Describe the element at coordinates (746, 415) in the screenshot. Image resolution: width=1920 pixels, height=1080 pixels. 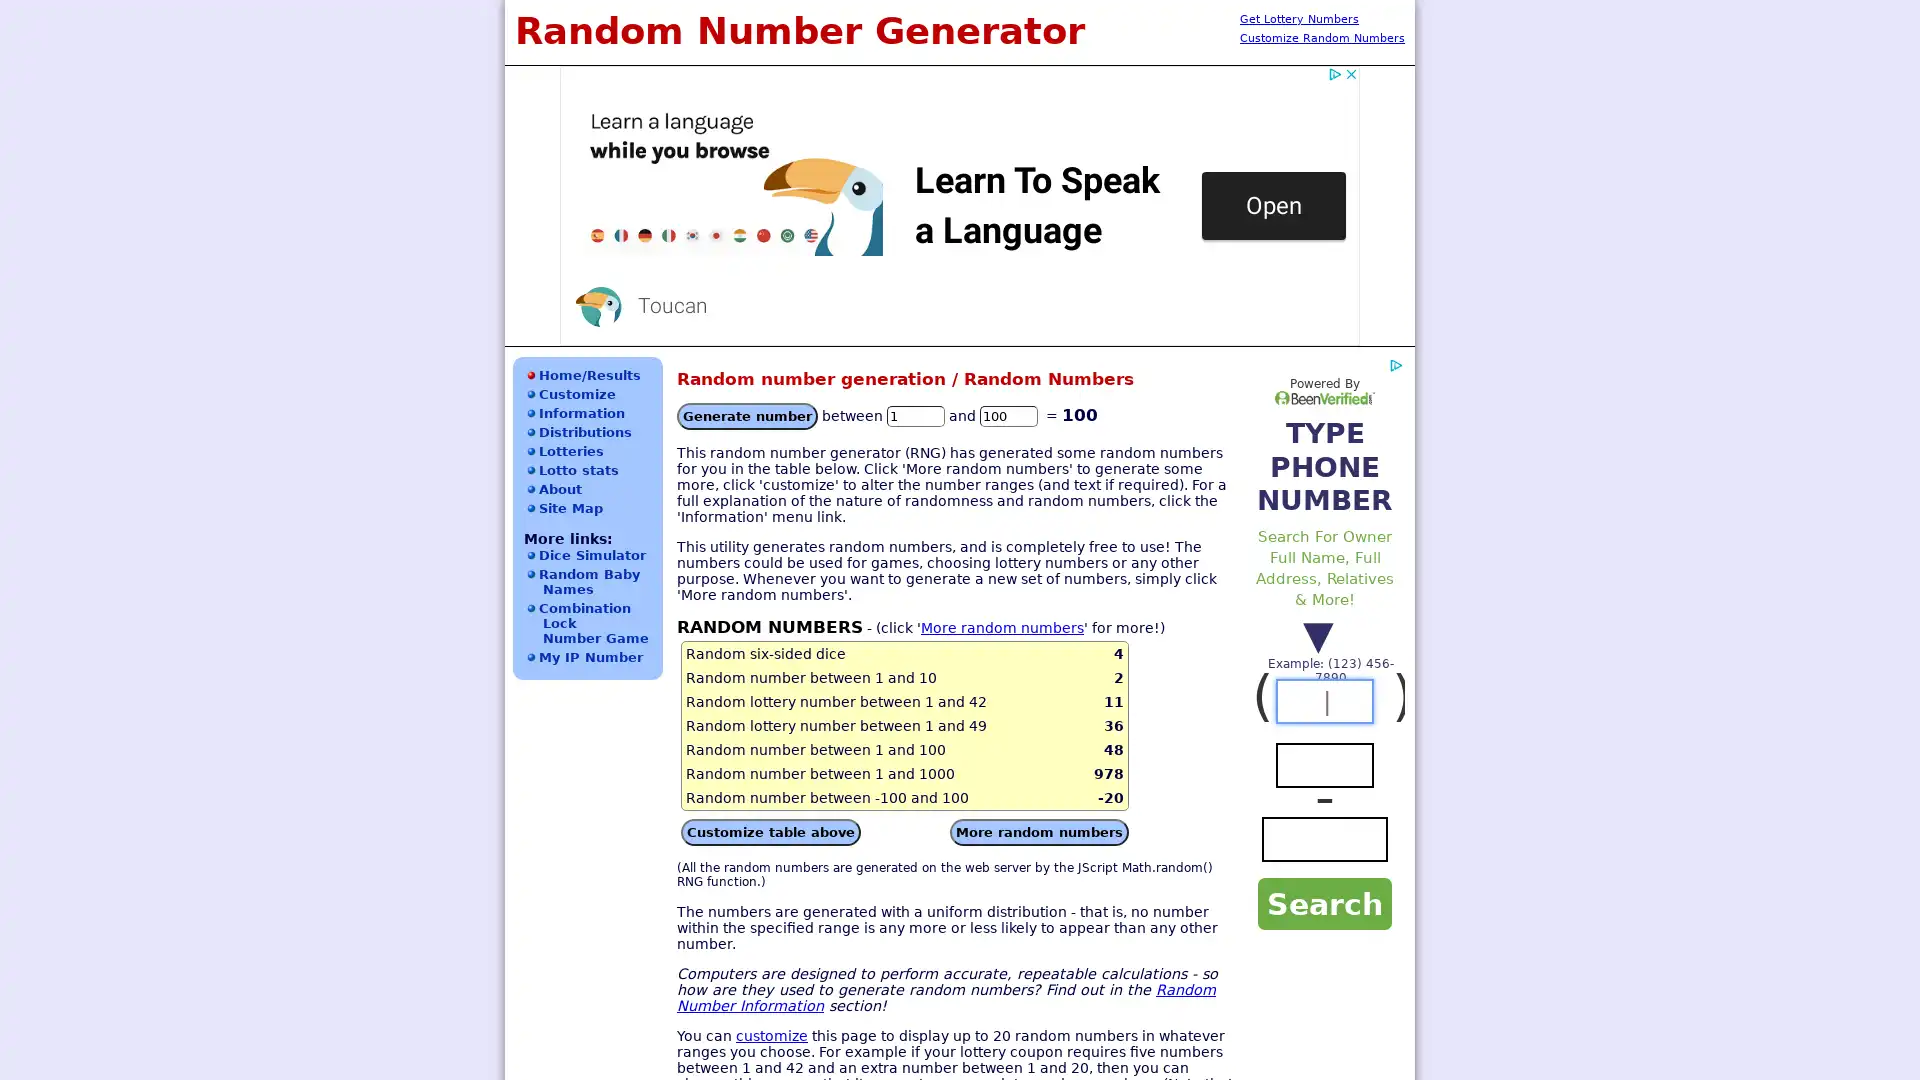
I see `Generate number` at that location.